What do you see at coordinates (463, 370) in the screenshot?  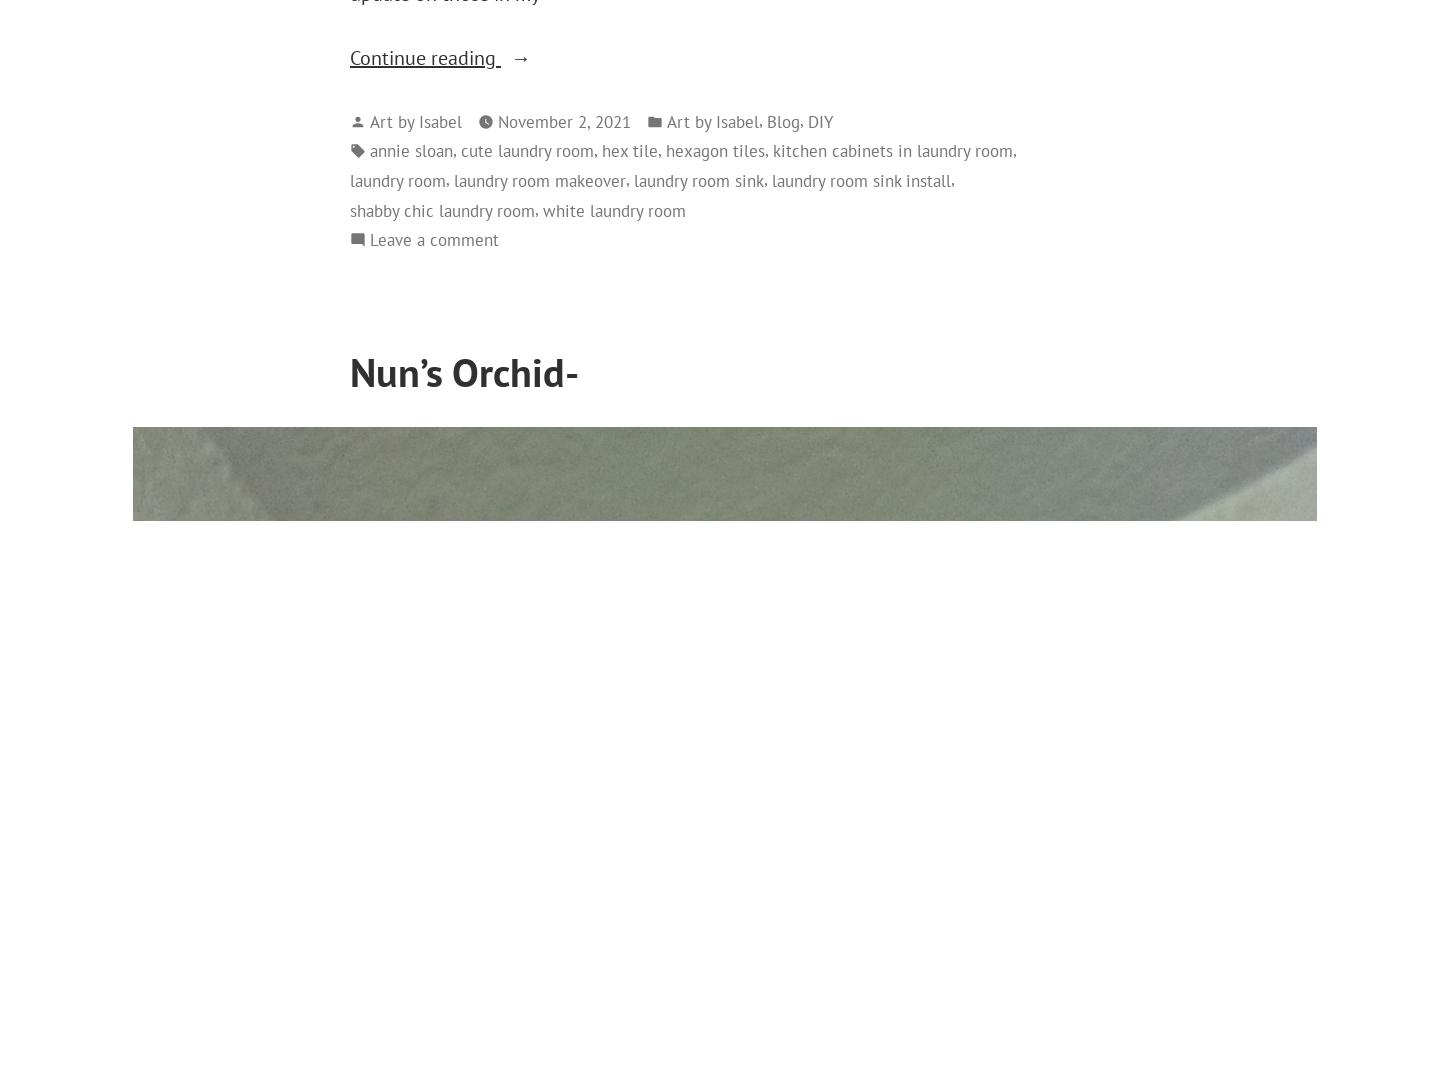 I see `'Nun’s Orchid-'` at bounding box center [463, 370].